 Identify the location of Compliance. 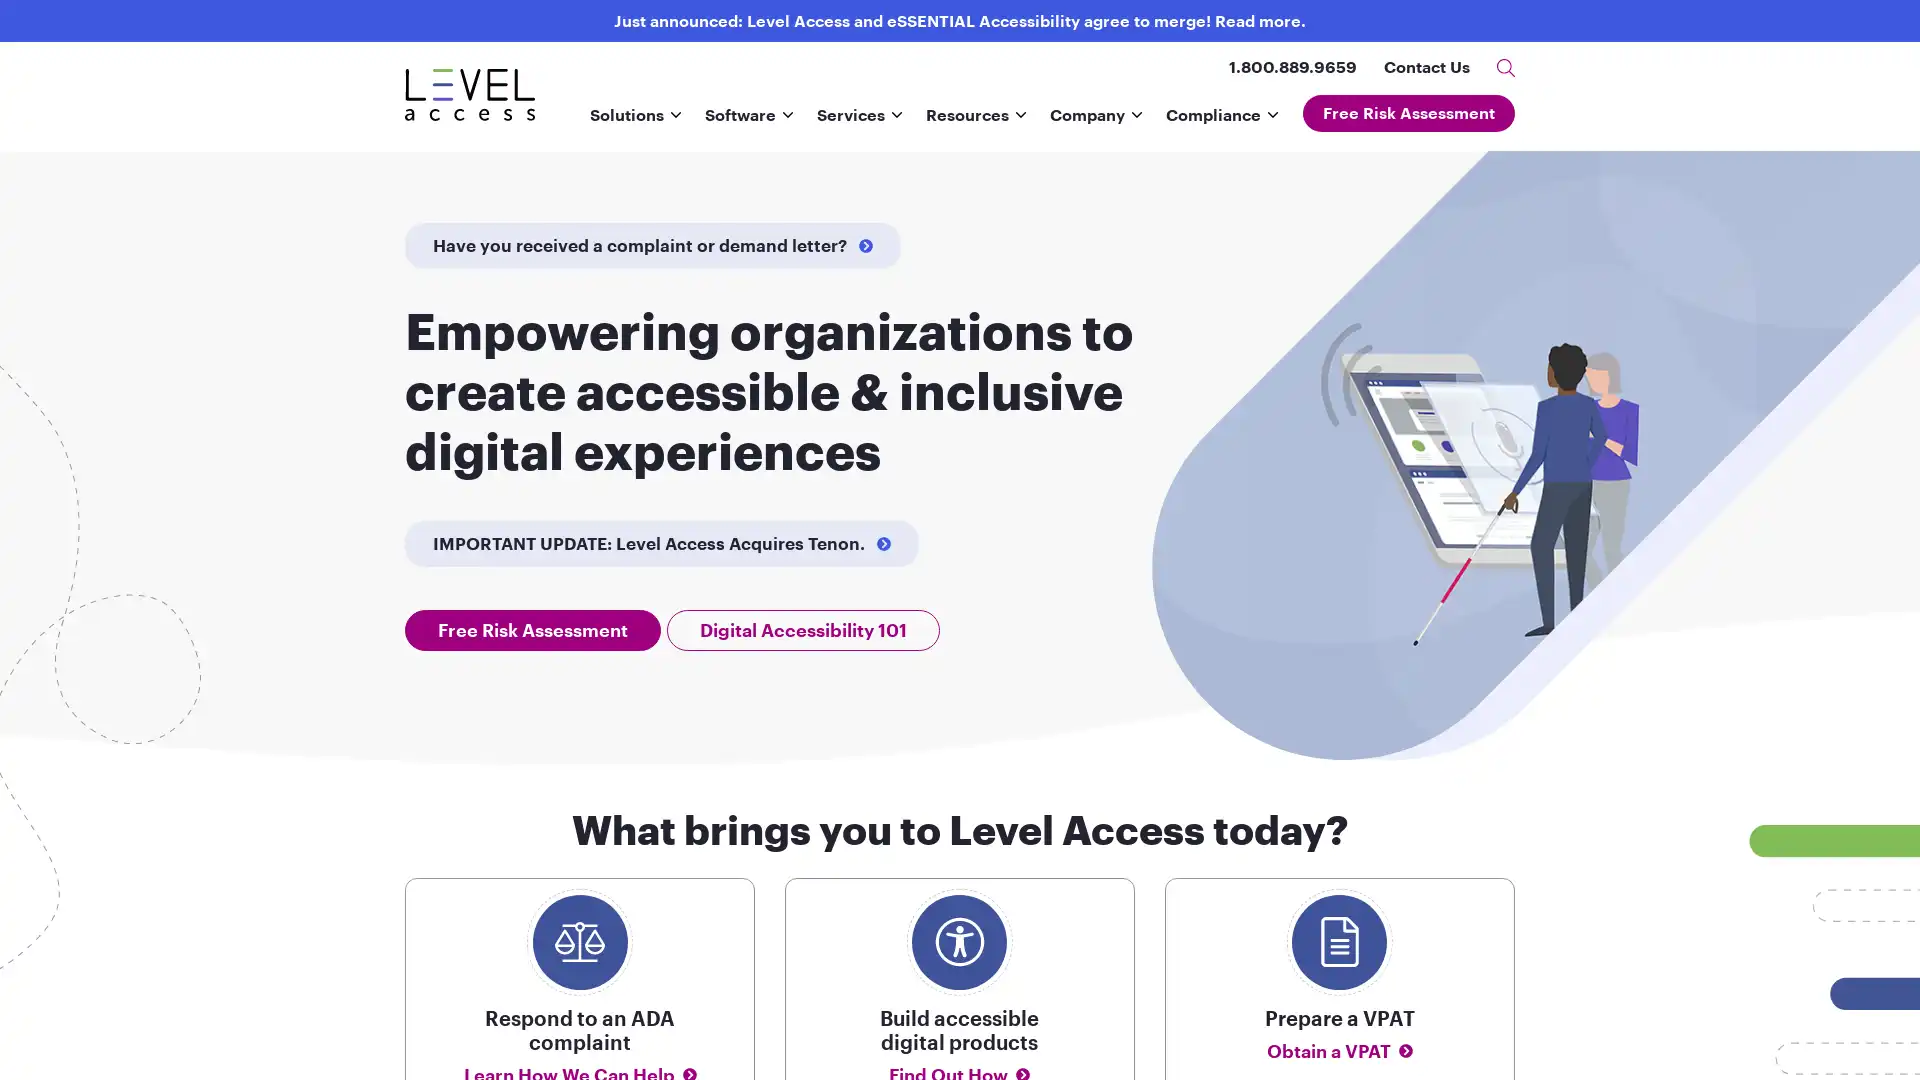
(1221, 122).